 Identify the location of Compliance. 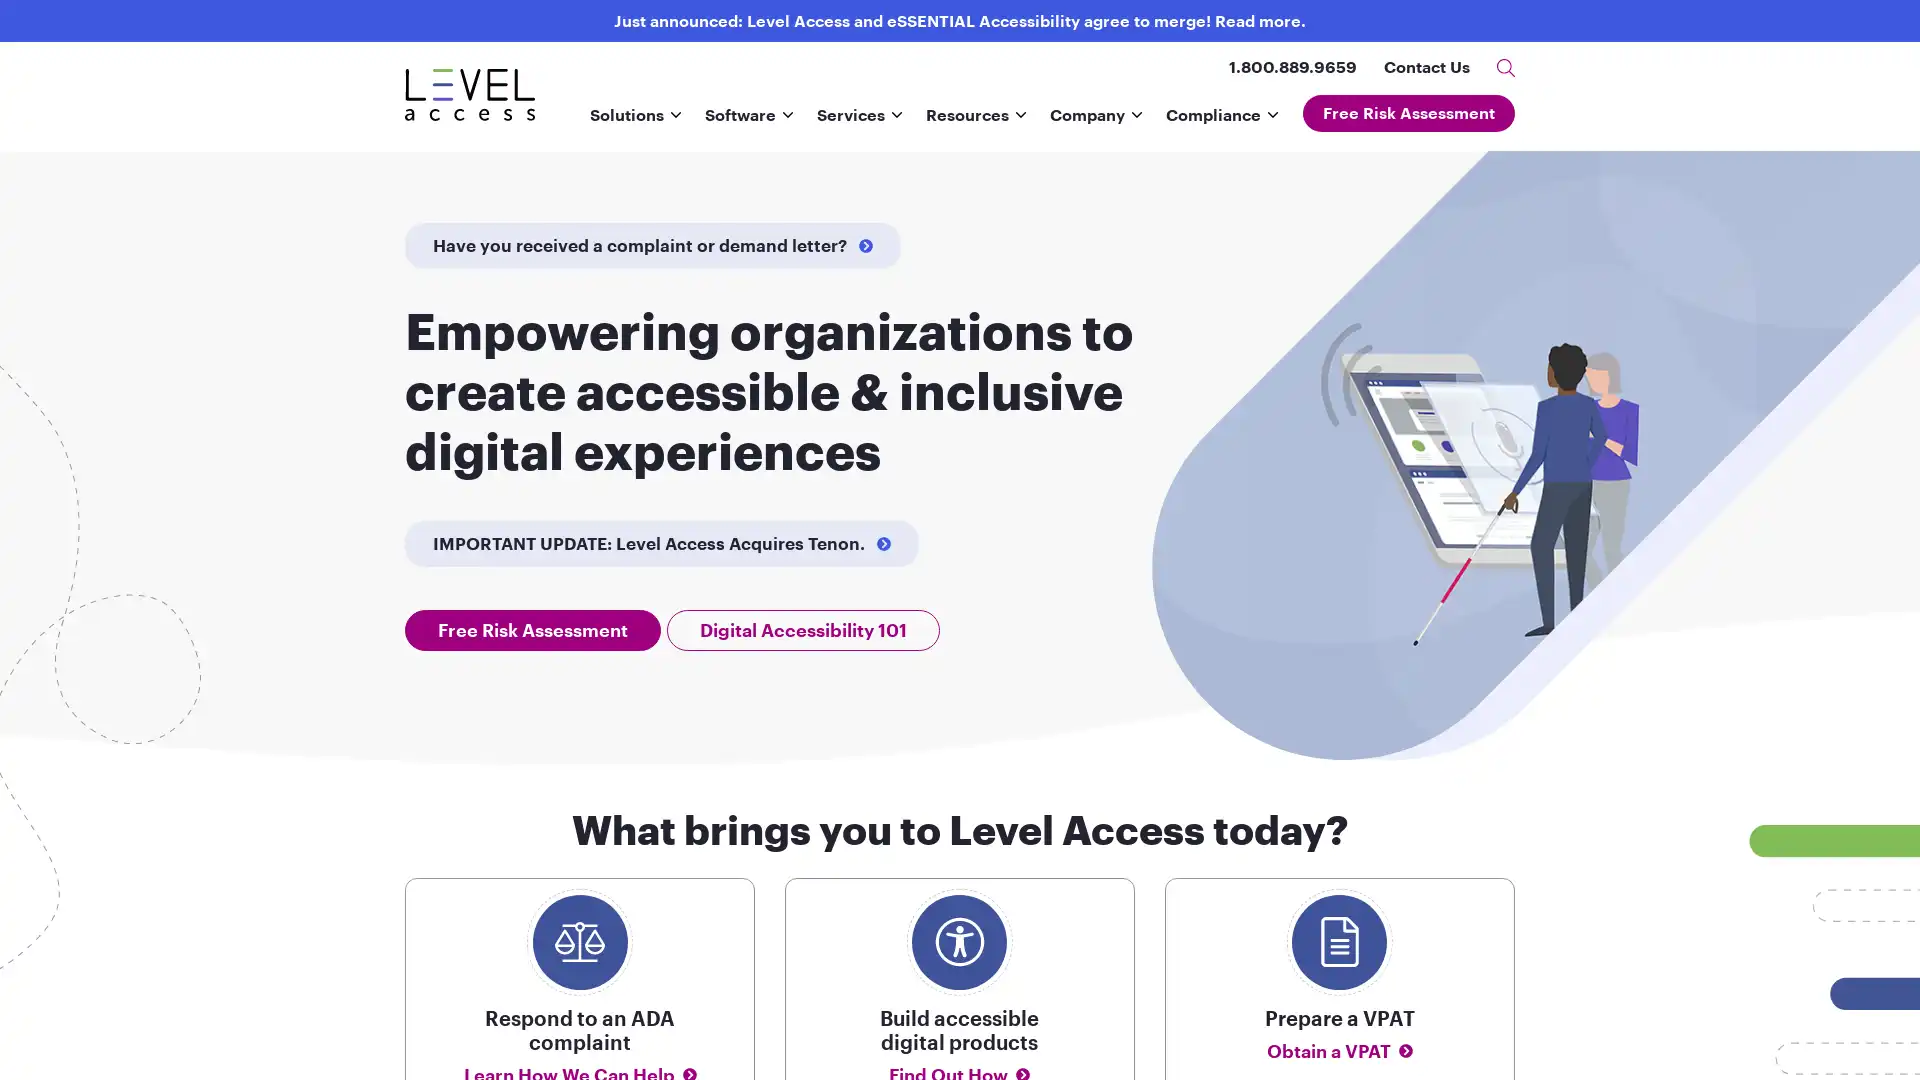
(1221, 122).